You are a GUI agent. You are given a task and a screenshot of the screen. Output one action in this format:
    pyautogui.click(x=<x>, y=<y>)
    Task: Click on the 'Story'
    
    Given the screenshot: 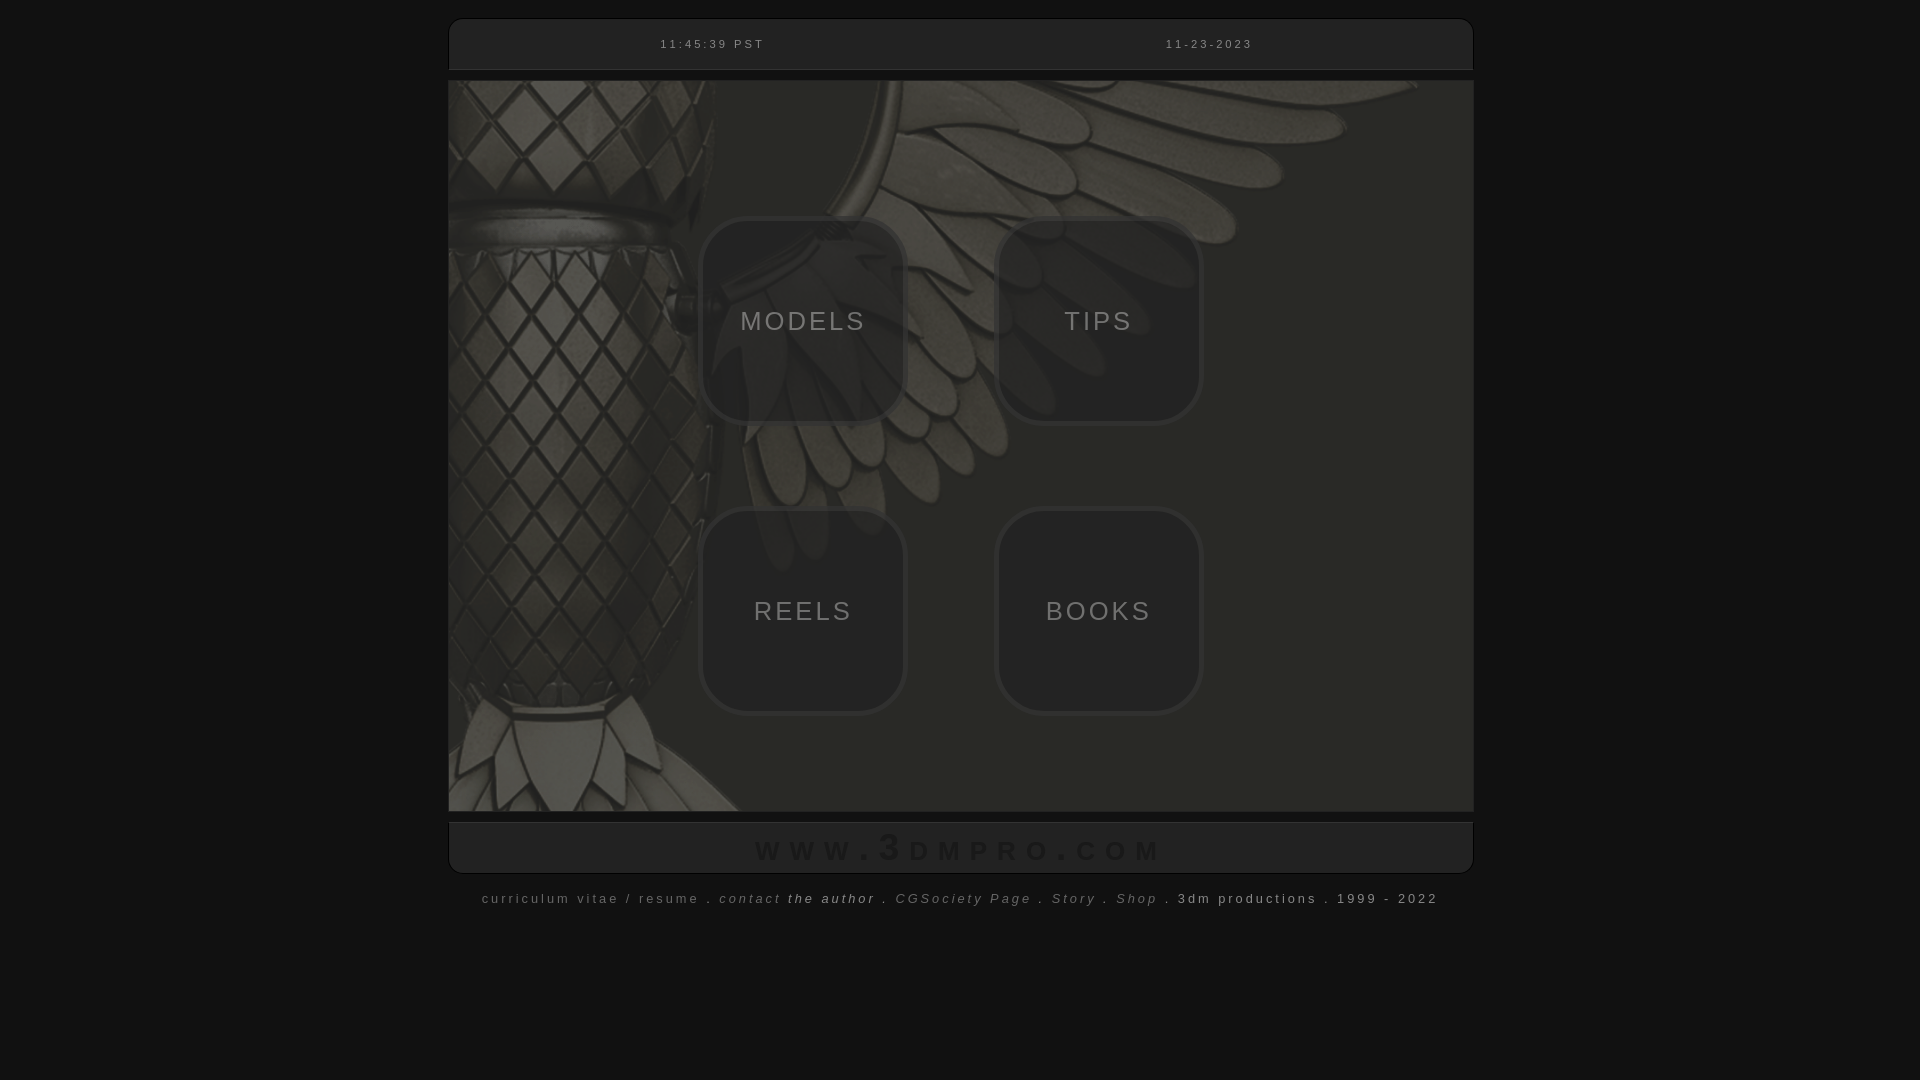 What is the action you would take?
    pyautogui.click(x=1050, y=897)
    